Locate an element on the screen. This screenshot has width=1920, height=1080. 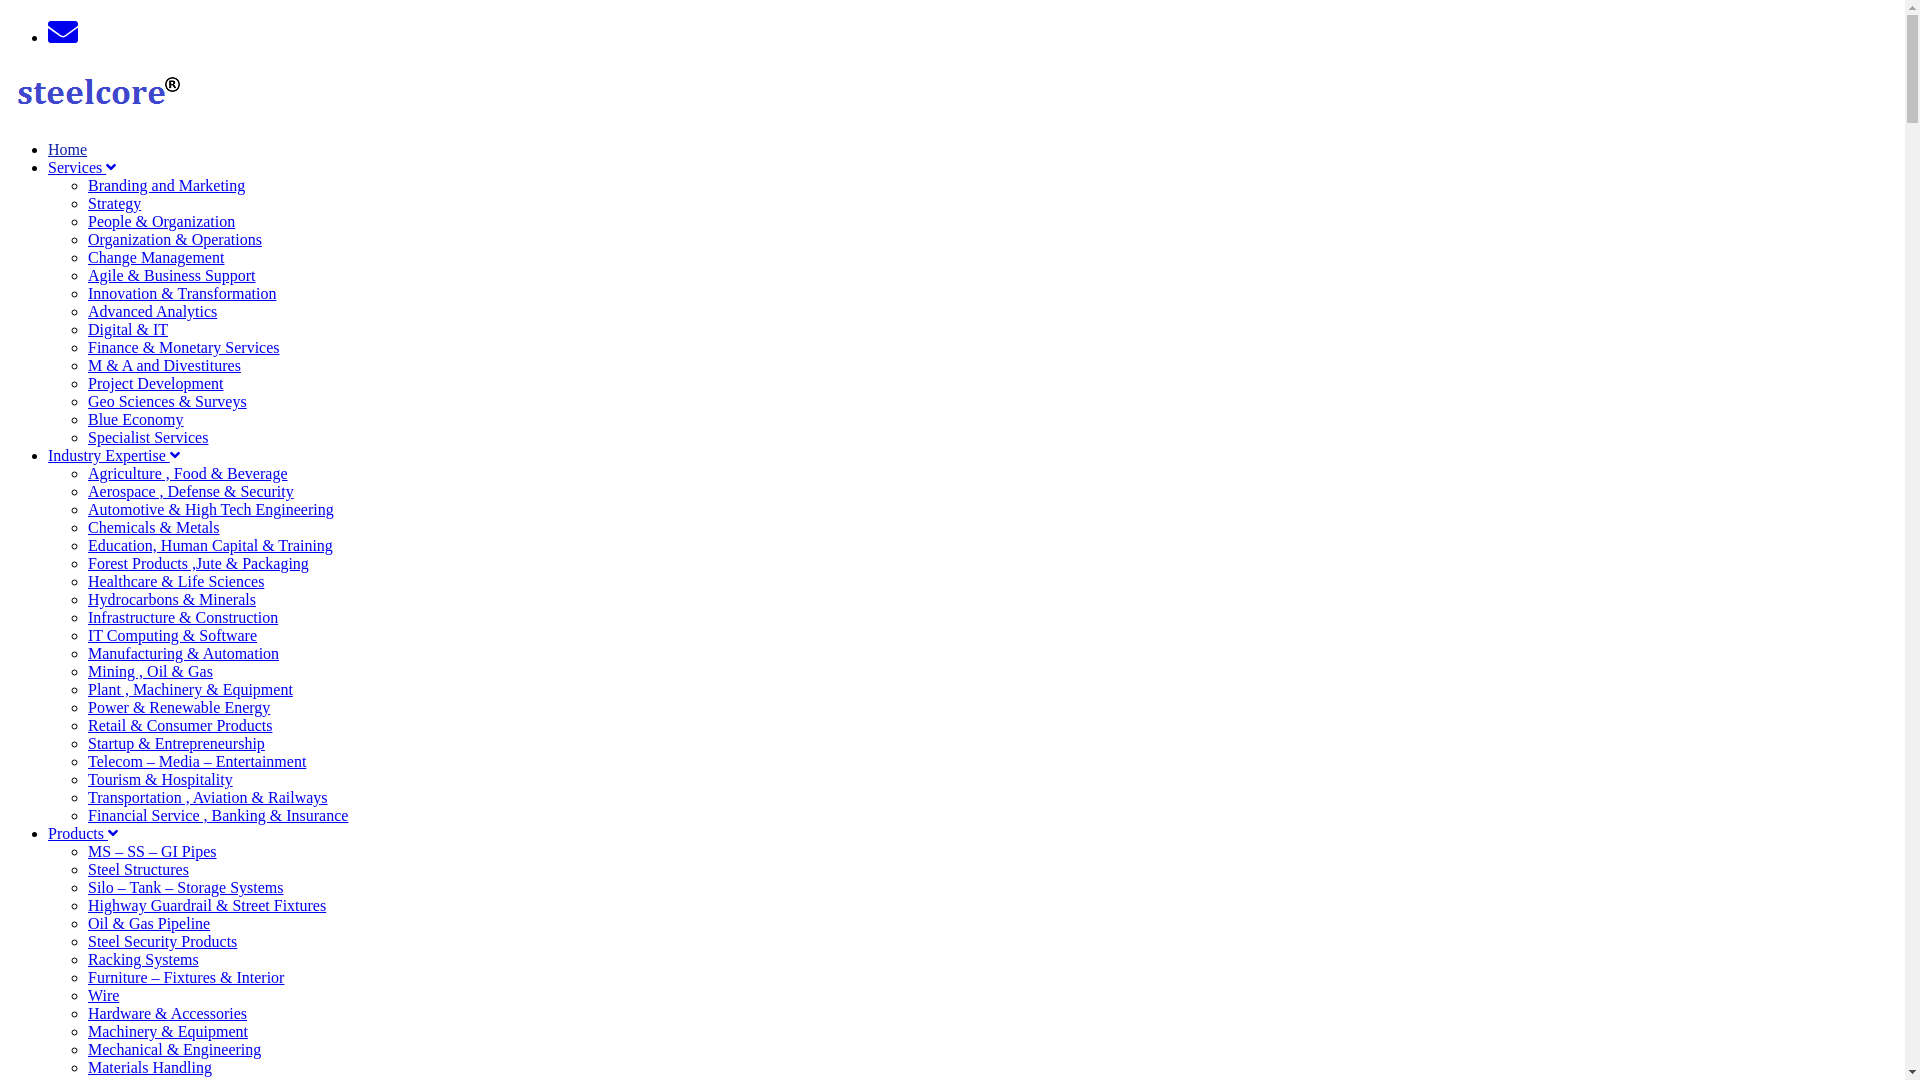
'Healthcare & Life Sciences' is located at coordinates (176, 581).